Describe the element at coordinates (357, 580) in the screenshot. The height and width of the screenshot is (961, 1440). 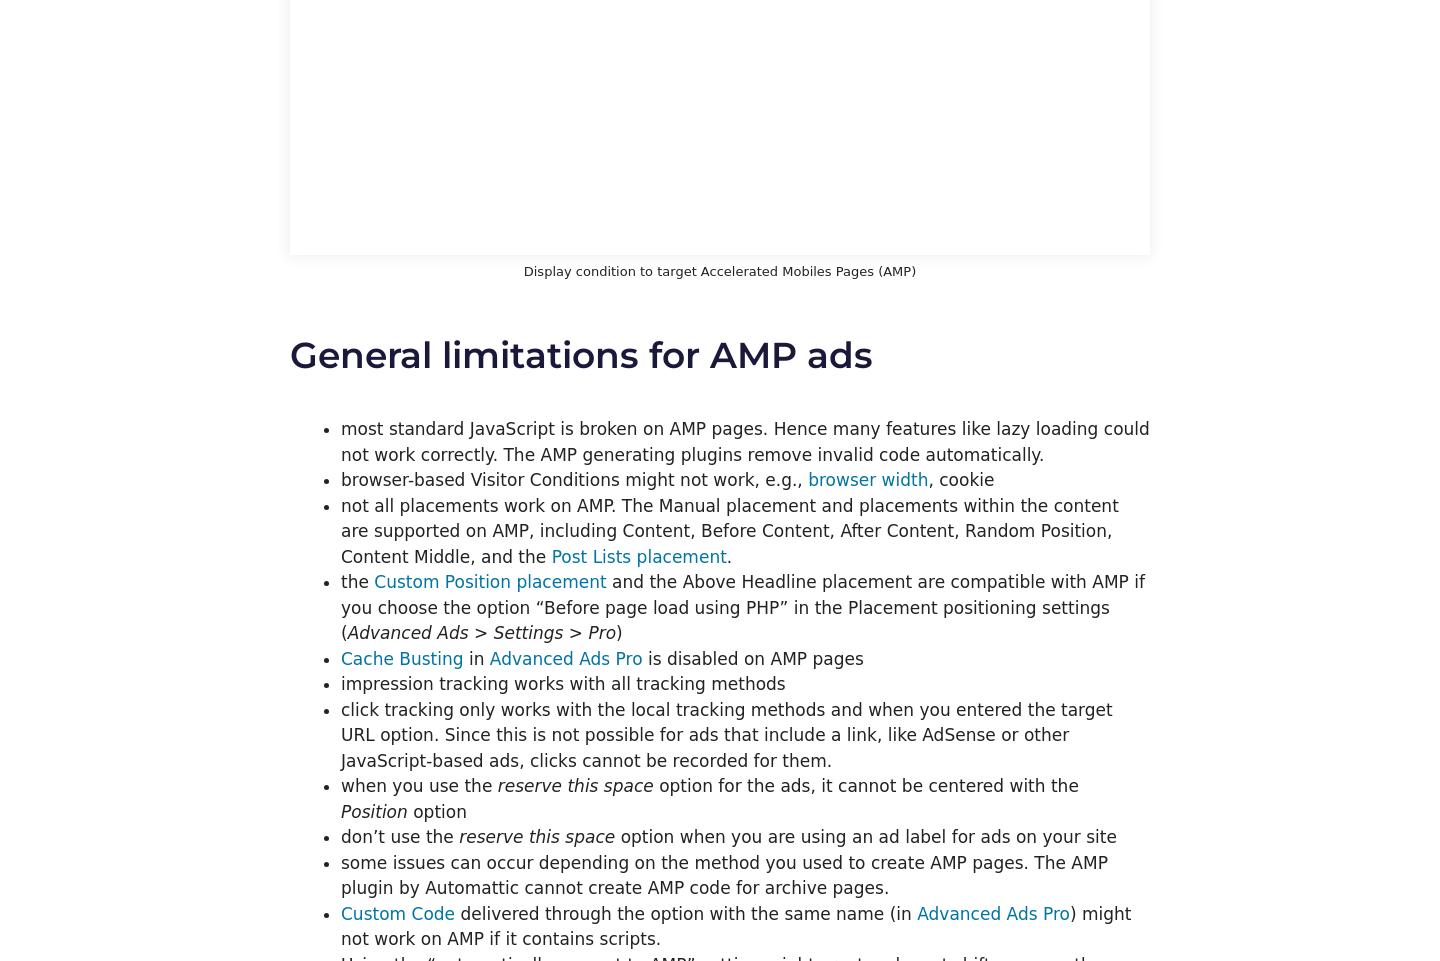
I see `'the'` at that location.